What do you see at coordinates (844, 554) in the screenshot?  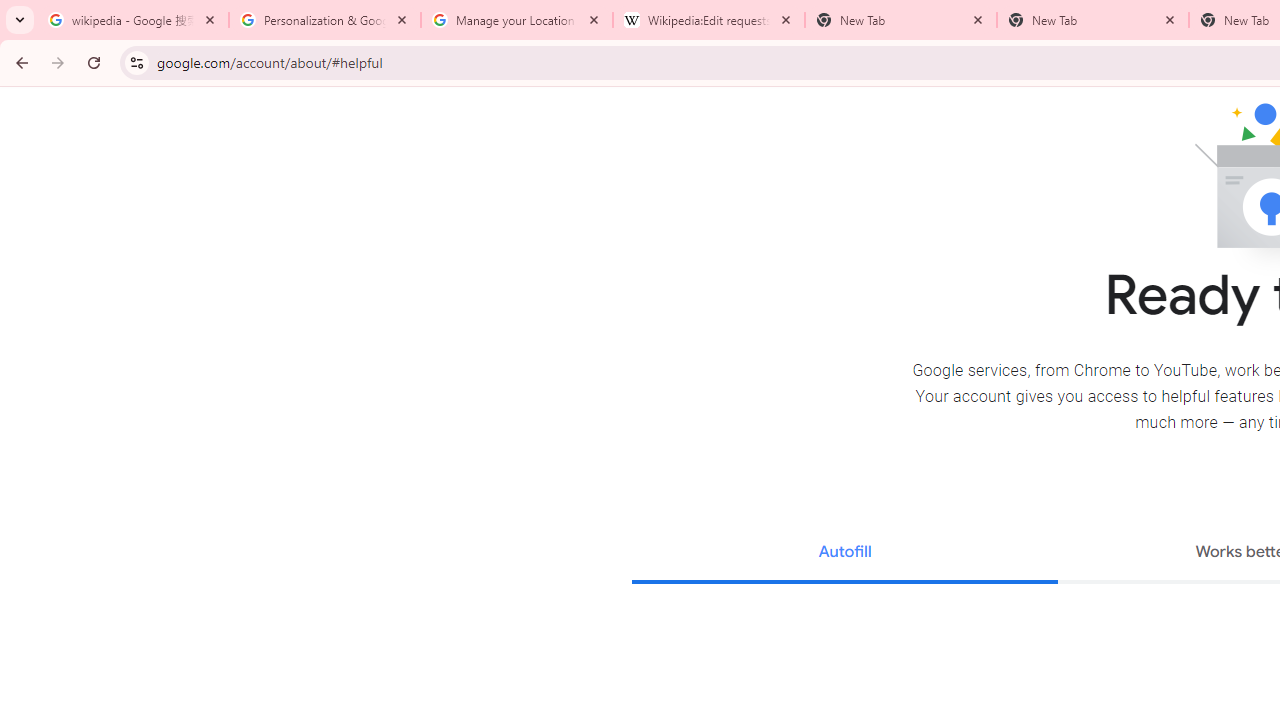 I see `'Autofill'` at bounding box center [844, 554].